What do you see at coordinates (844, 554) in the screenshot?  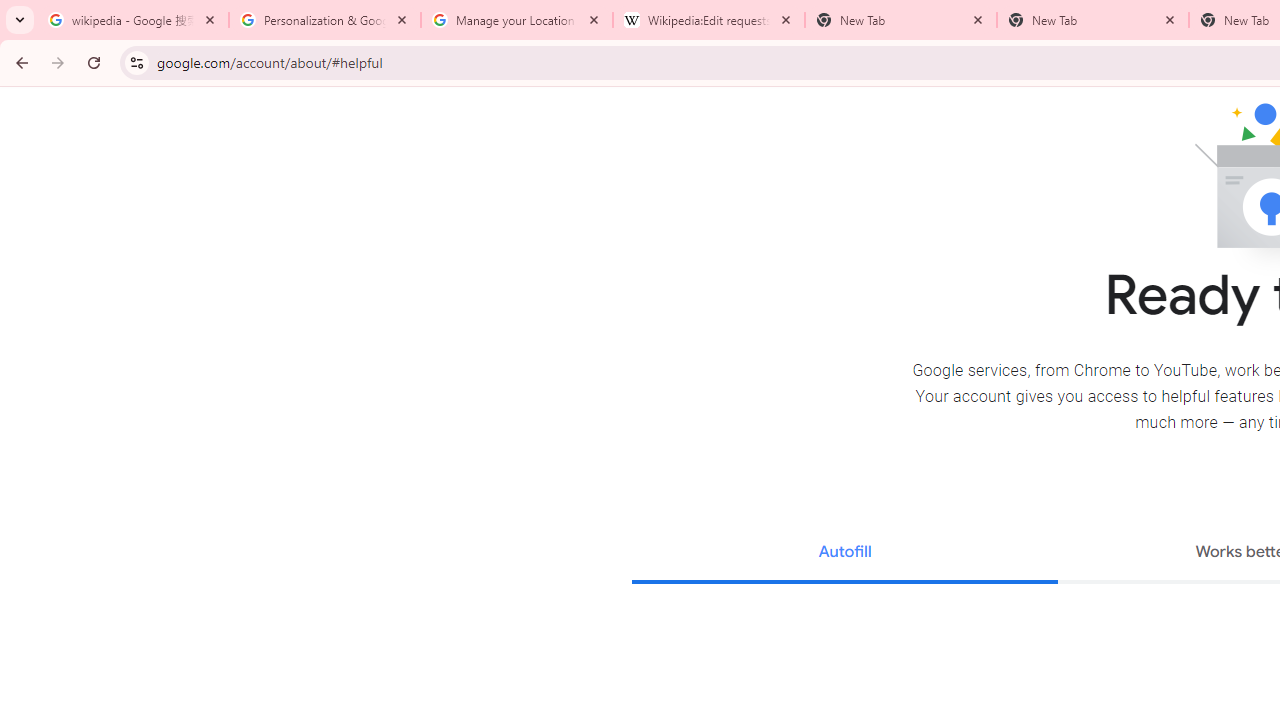 I see `'Autofill'` at bounding box center [844, 554].